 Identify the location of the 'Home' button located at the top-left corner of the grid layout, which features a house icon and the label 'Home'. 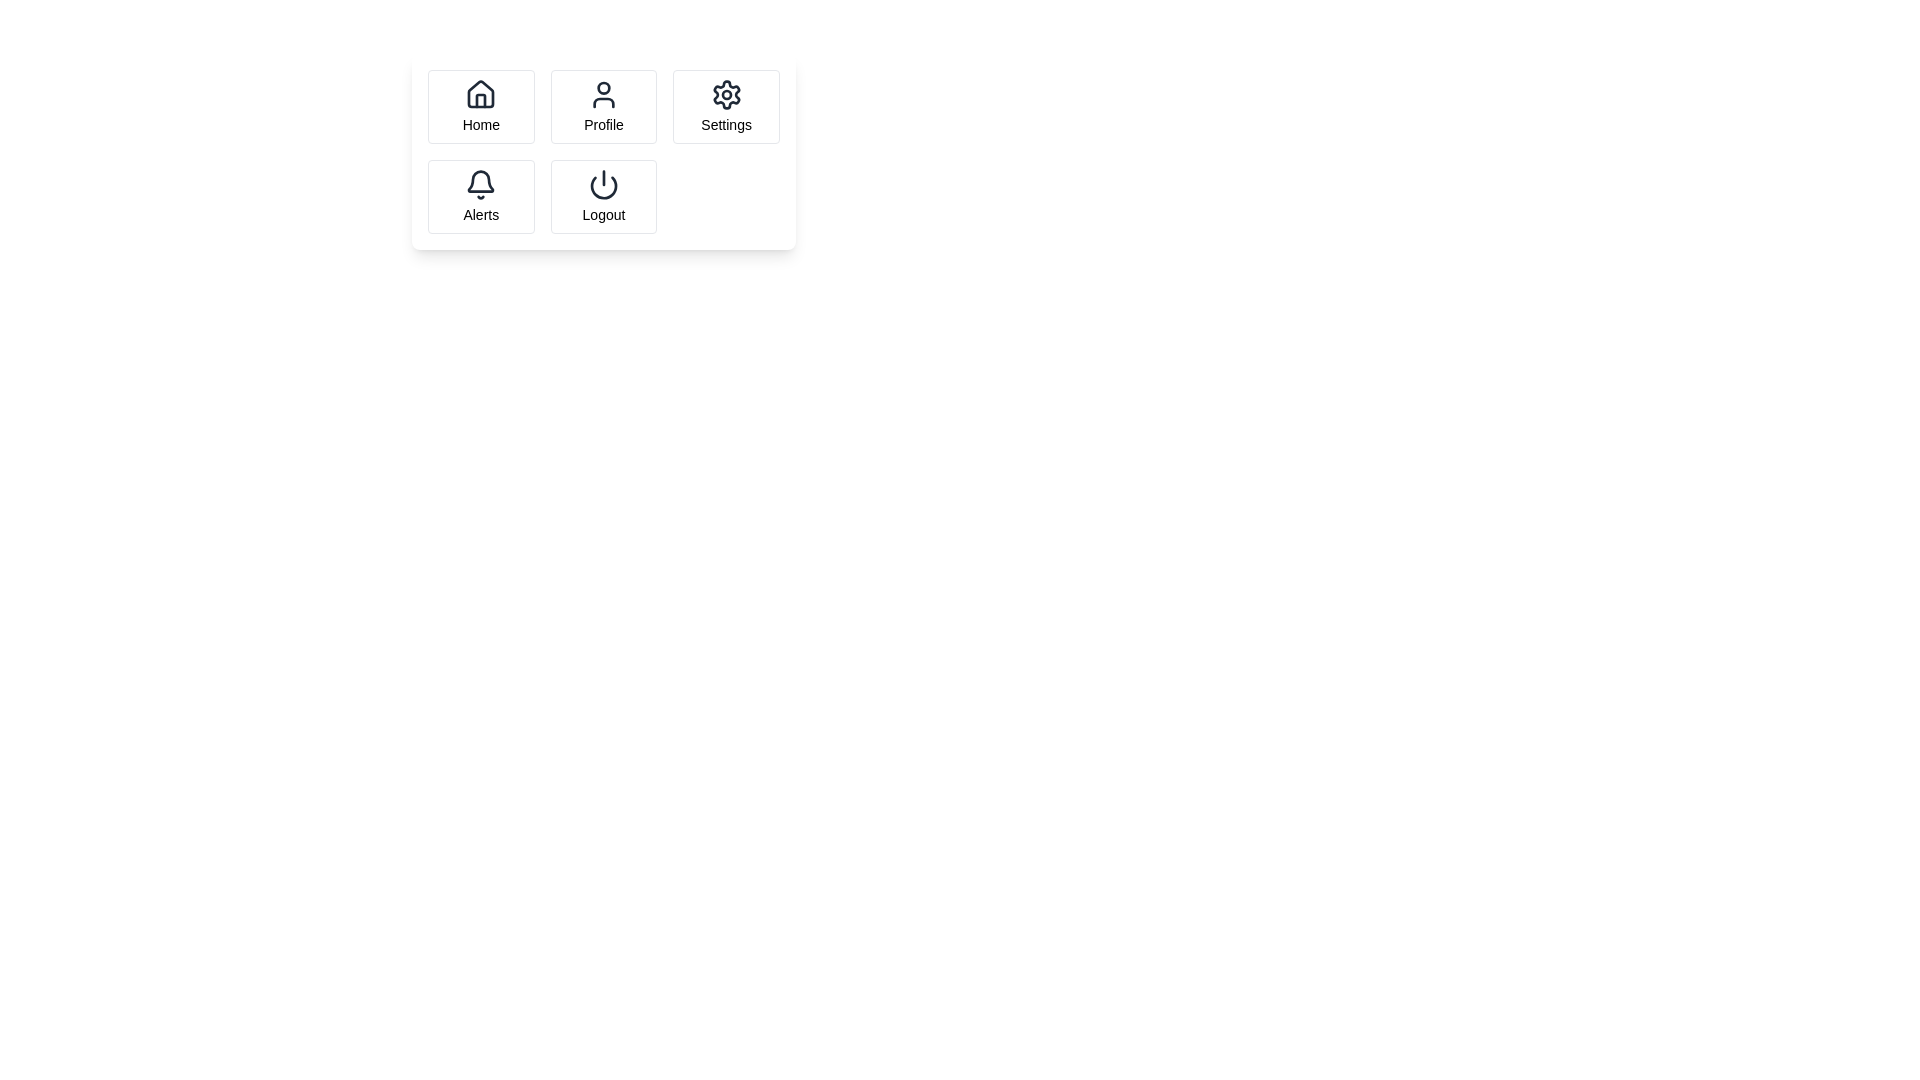
(481, 107).